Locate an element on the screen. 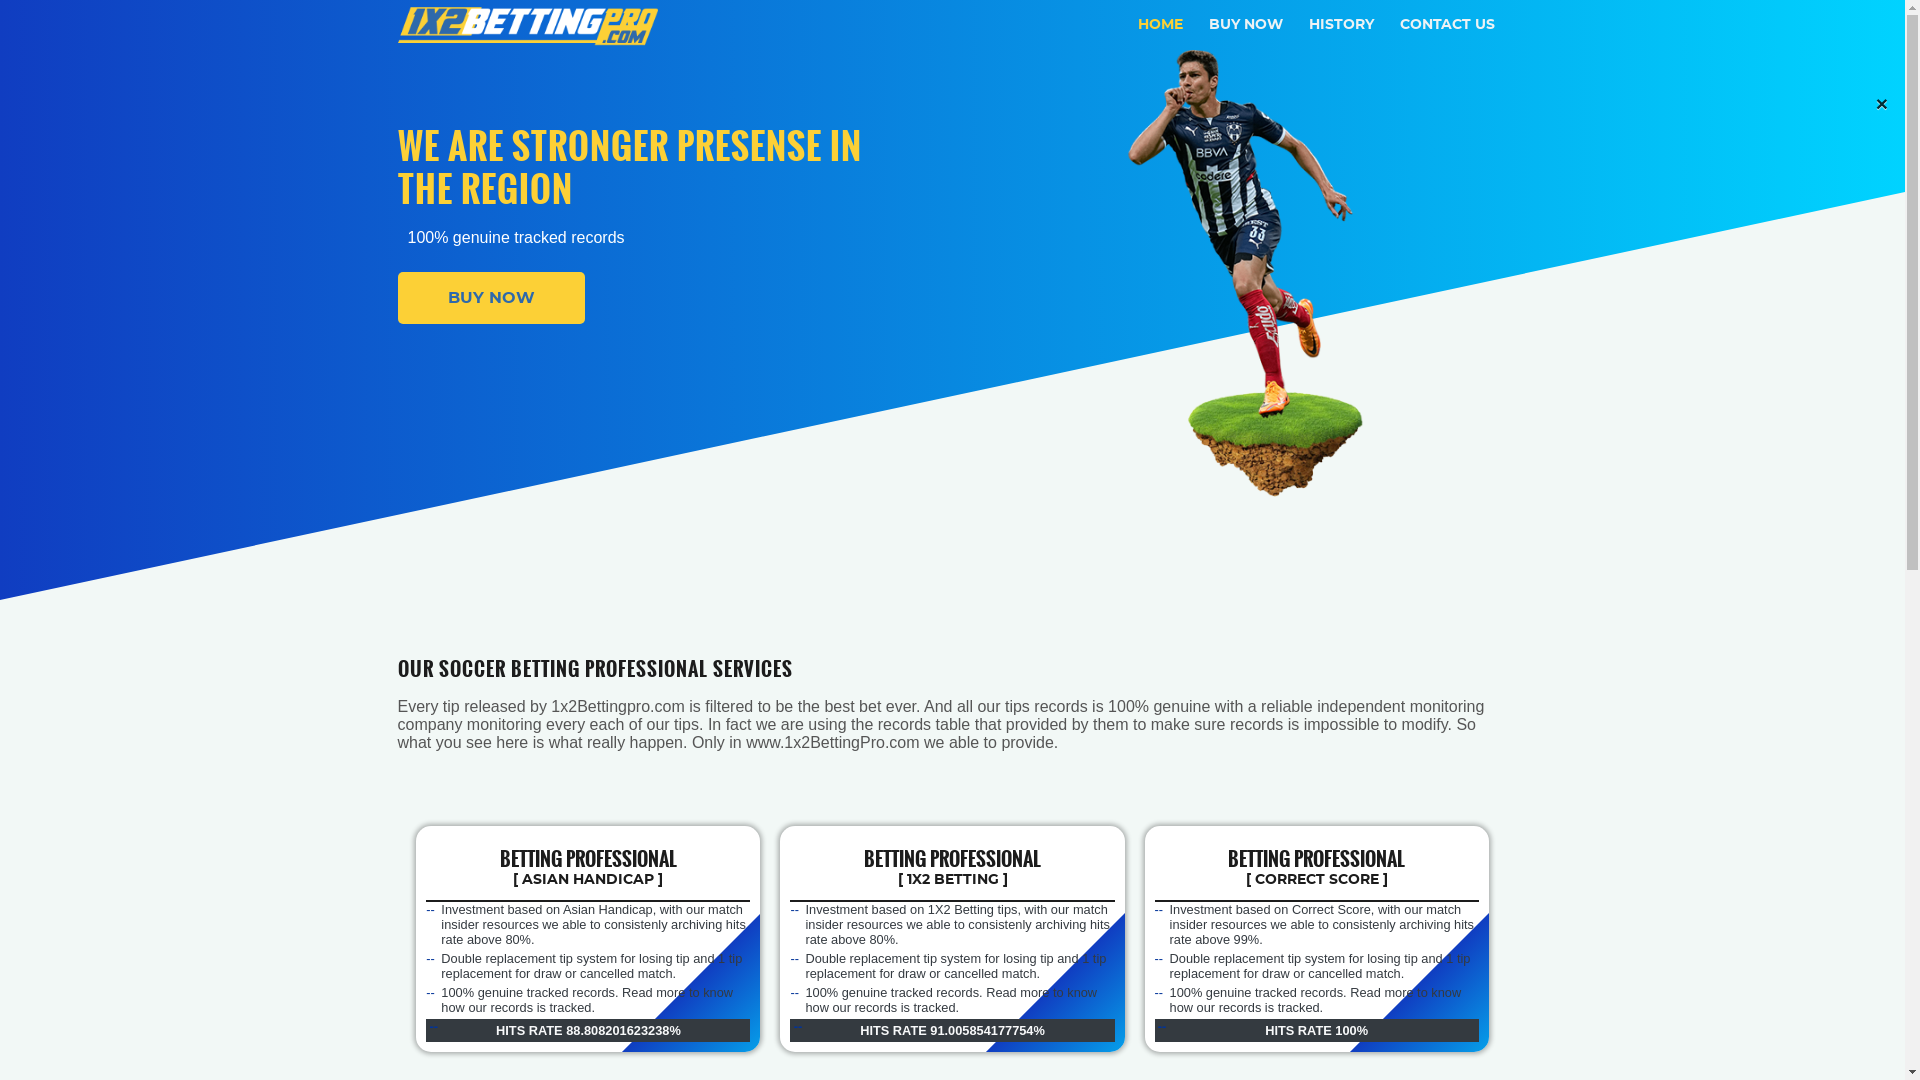 The image size is (1920, 1080). 'BUY NOW' is located at coordinates (491, 297).